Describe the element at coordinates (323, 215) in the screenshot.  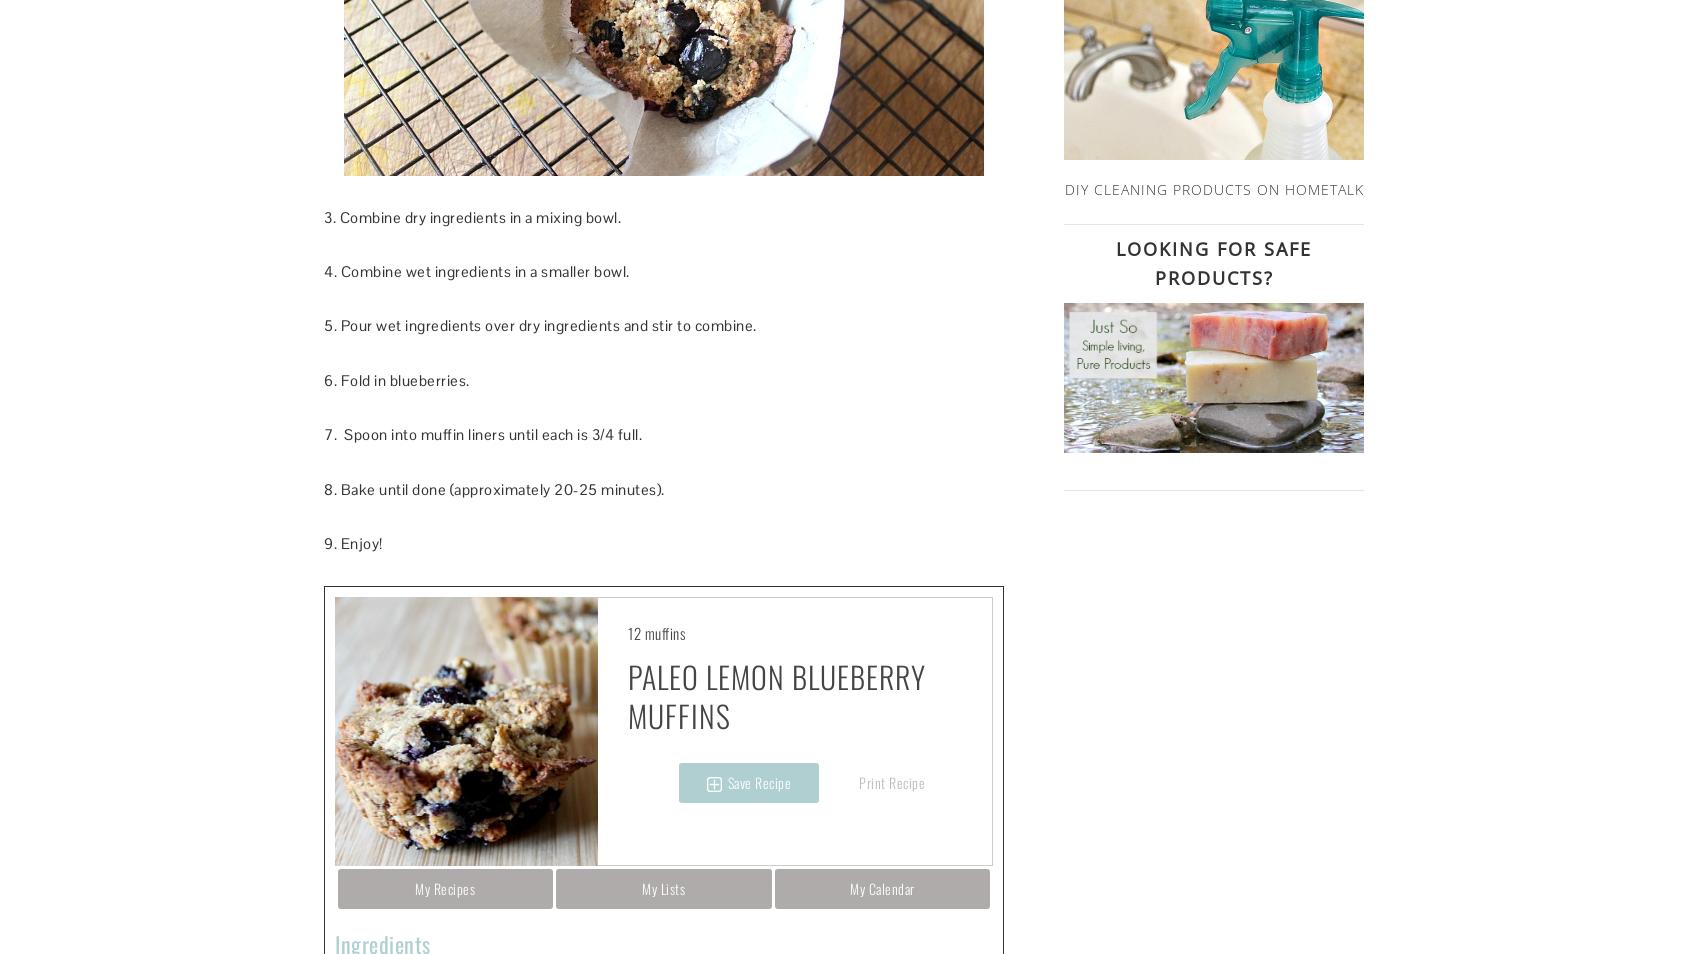
I see `'3. Combine dry ingredients in a mixing bowl.'` at that location.